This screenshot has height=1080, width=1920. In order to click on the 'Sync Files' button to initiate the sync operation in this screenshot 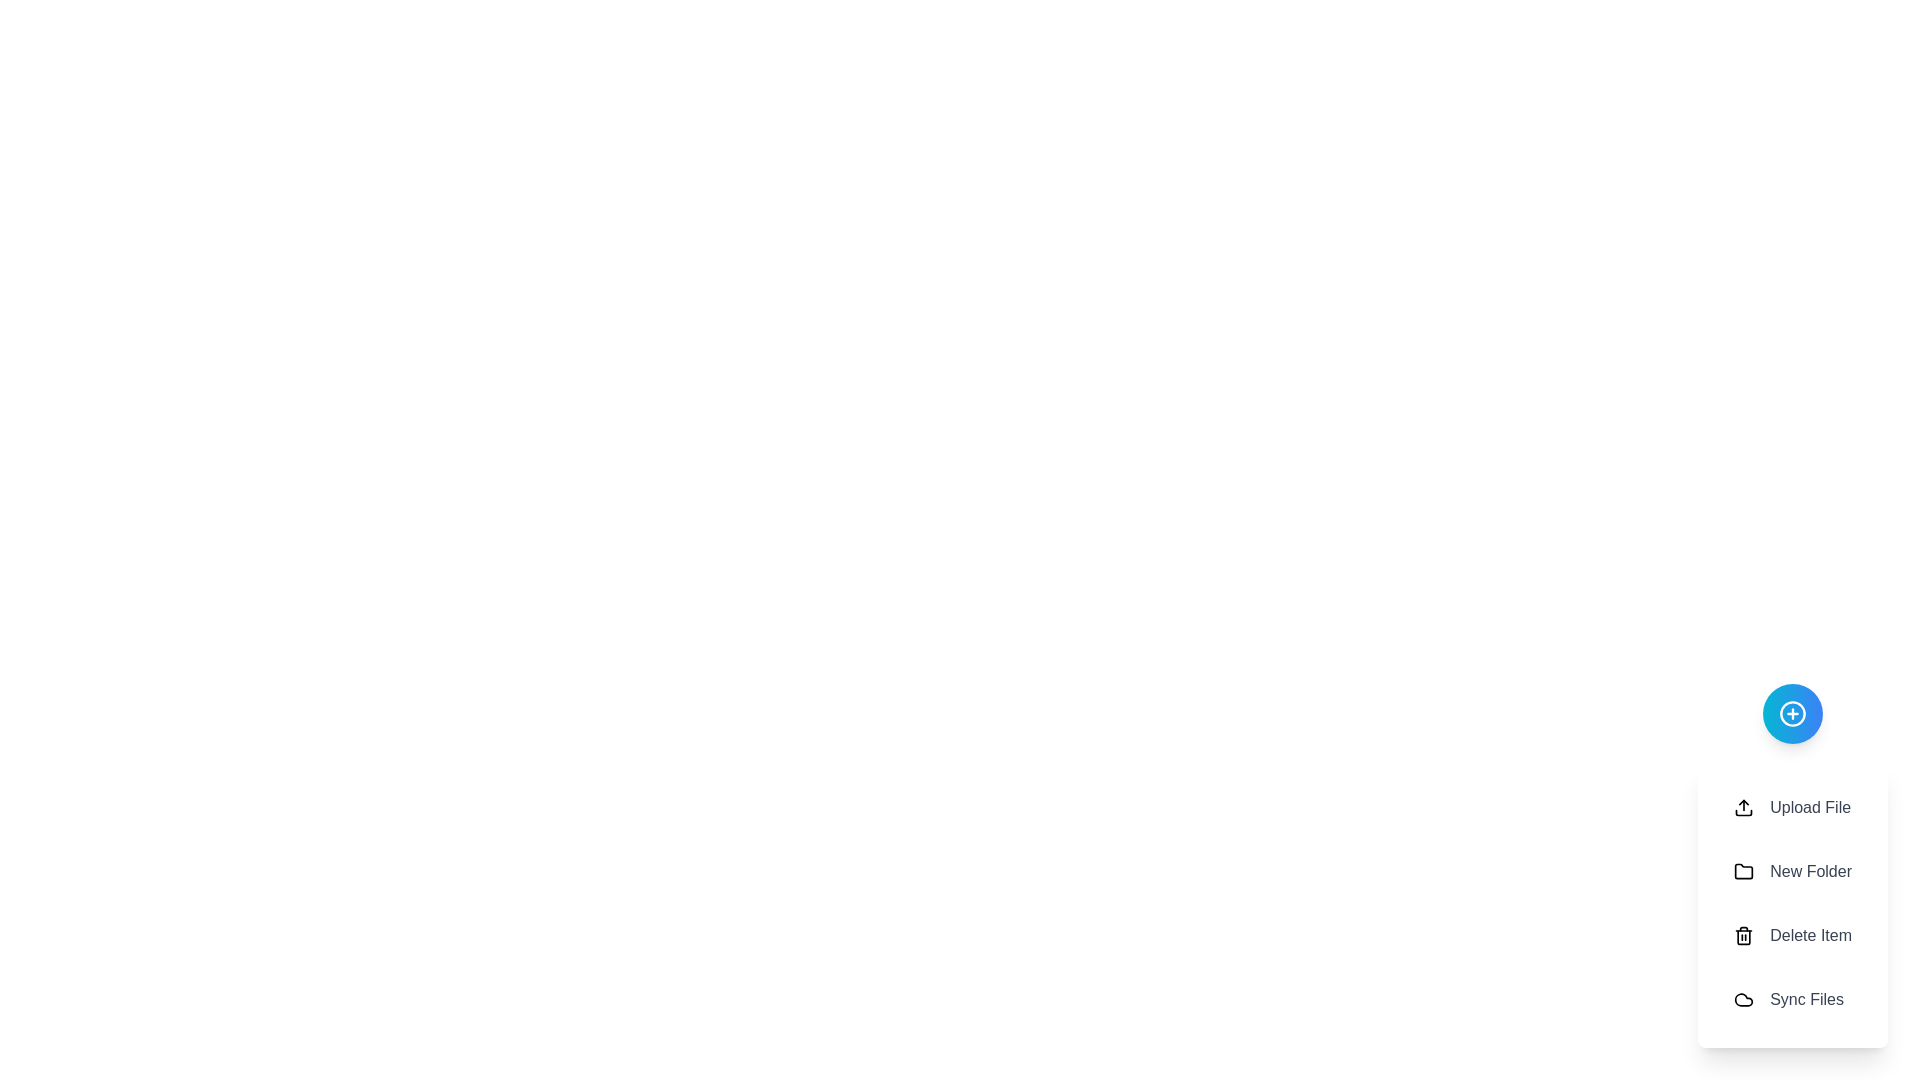, I will do `click(1793, 999)`.